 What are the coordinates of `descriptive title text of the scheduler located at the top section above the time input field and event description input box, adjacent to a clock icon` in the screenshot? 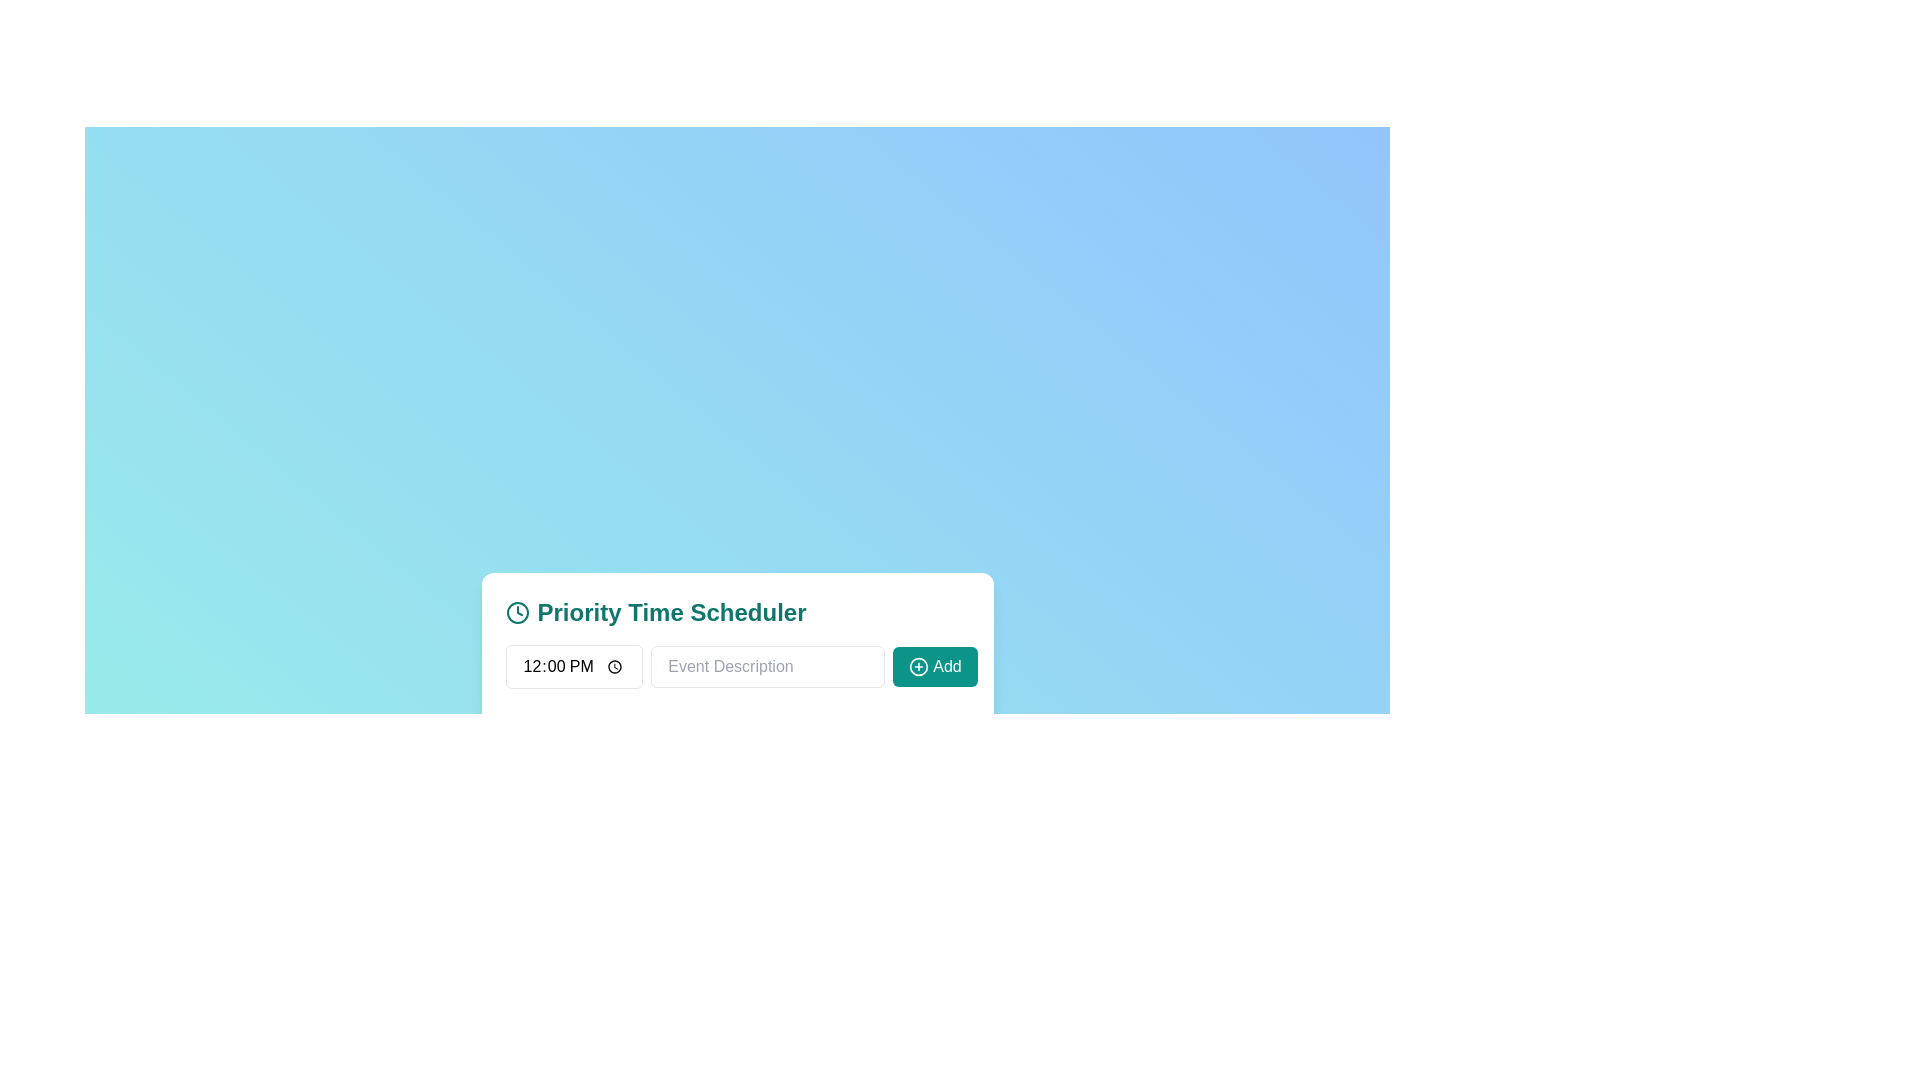 It's located at (736, 612).